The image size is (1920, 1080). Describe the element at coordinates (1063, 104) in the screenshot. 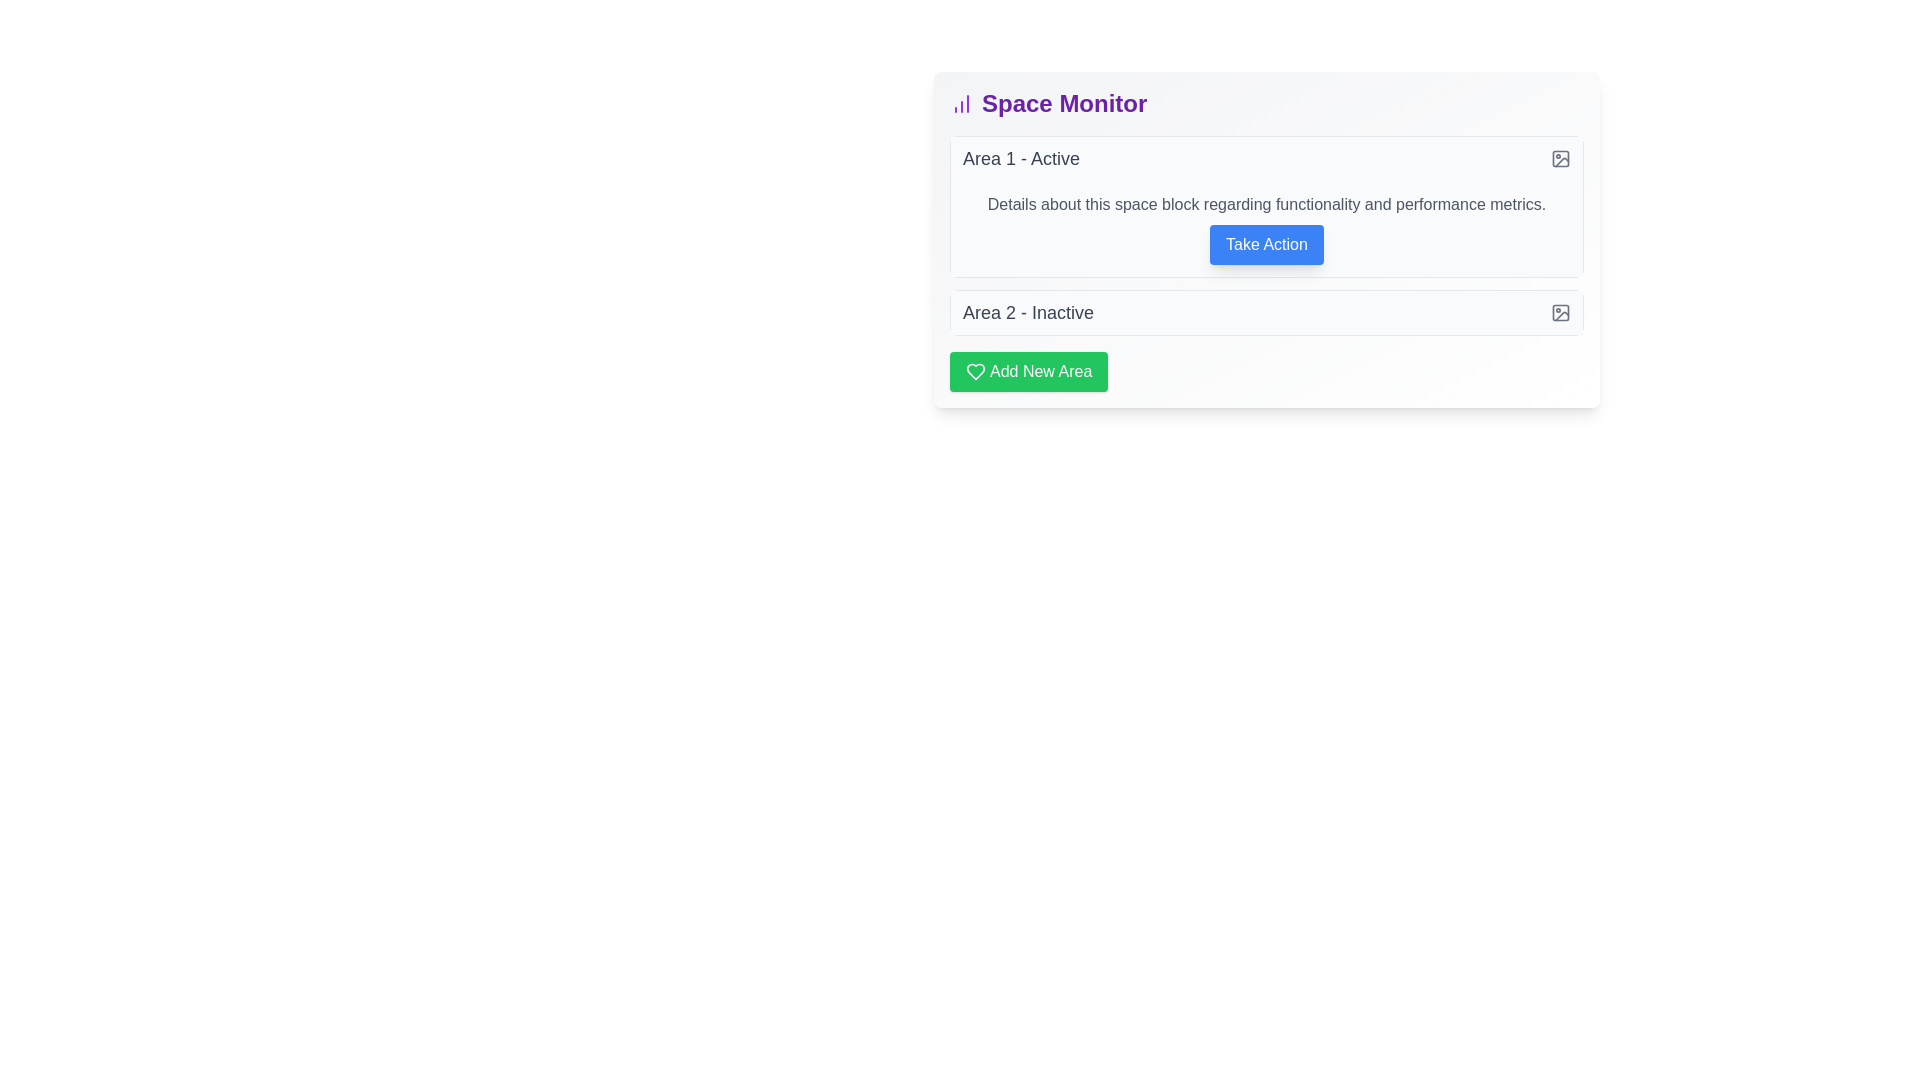

I see `the 'Space Monitor' text label, which is styled in bold purple font and positioned next to a chart indicator icon, to trigger visual effects` at that location.